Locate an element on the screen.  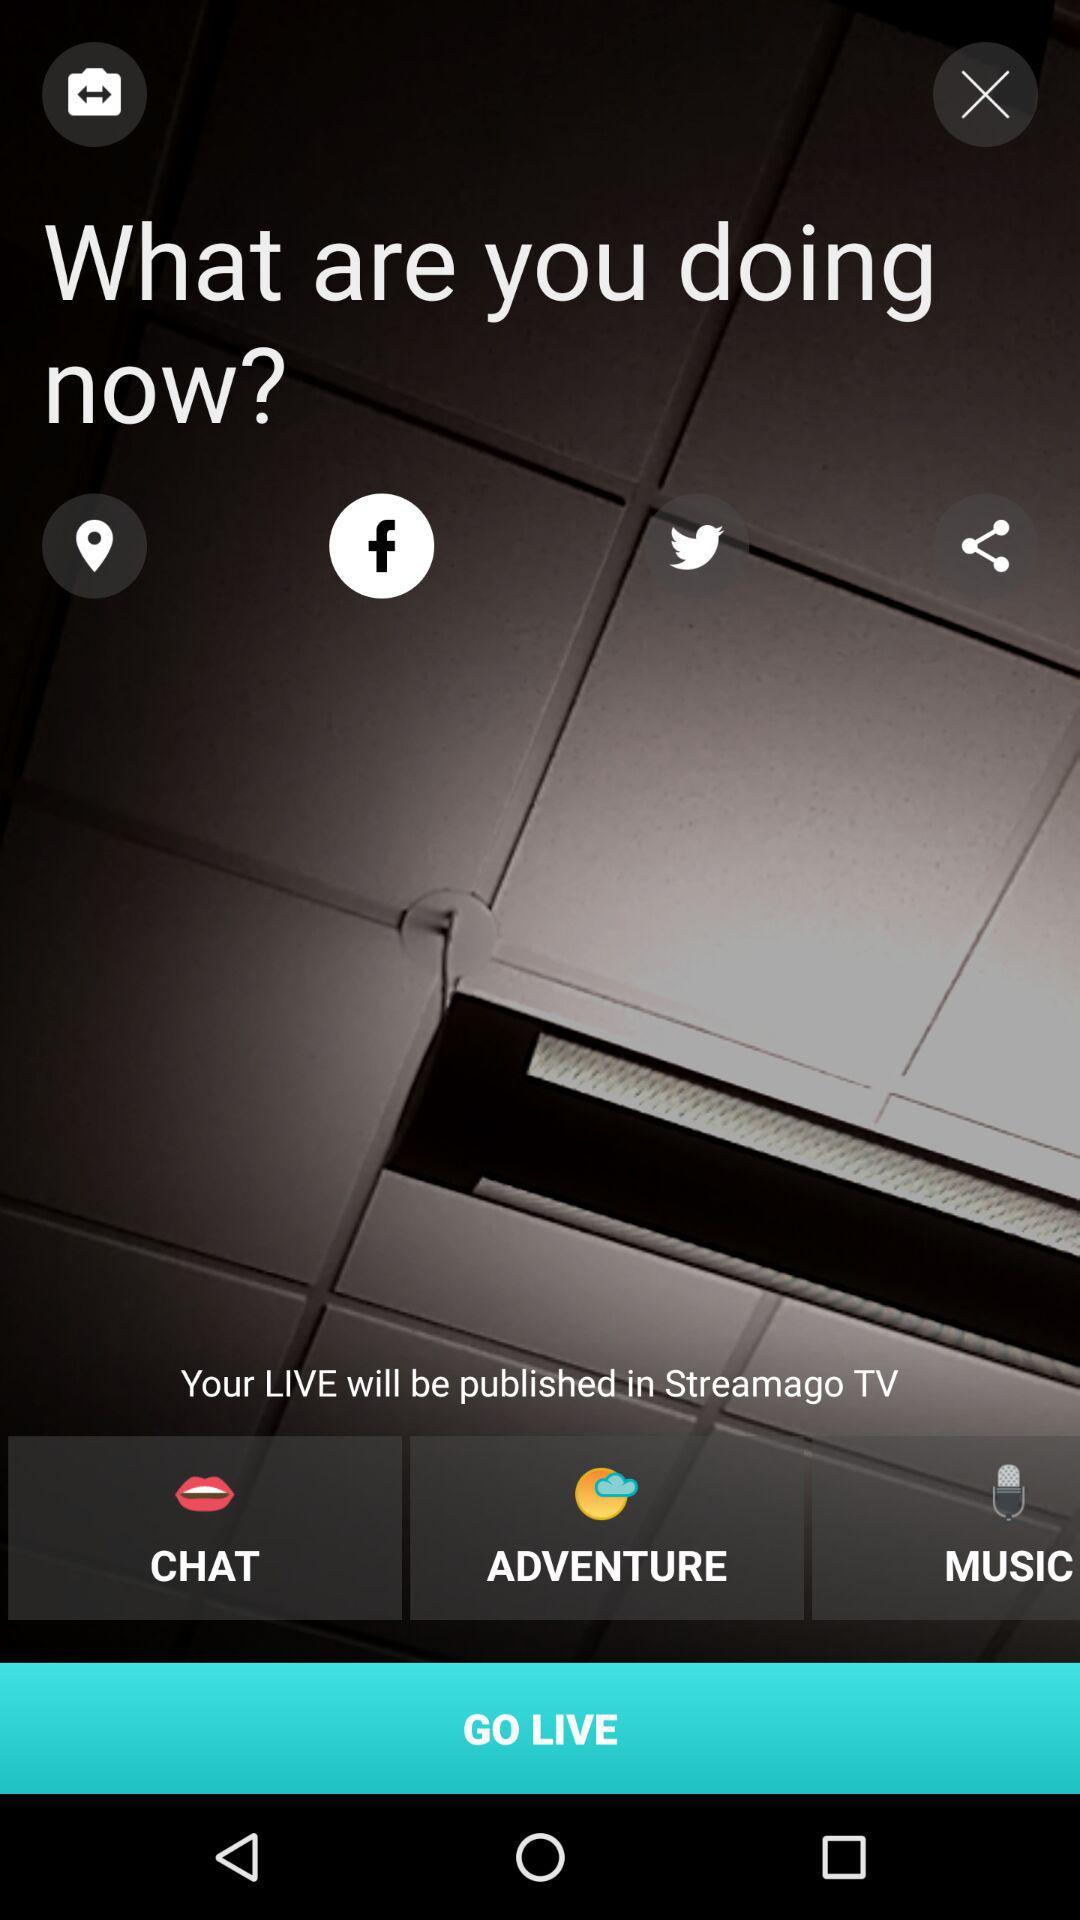
share on facebook is located at coordinates (381, 546).